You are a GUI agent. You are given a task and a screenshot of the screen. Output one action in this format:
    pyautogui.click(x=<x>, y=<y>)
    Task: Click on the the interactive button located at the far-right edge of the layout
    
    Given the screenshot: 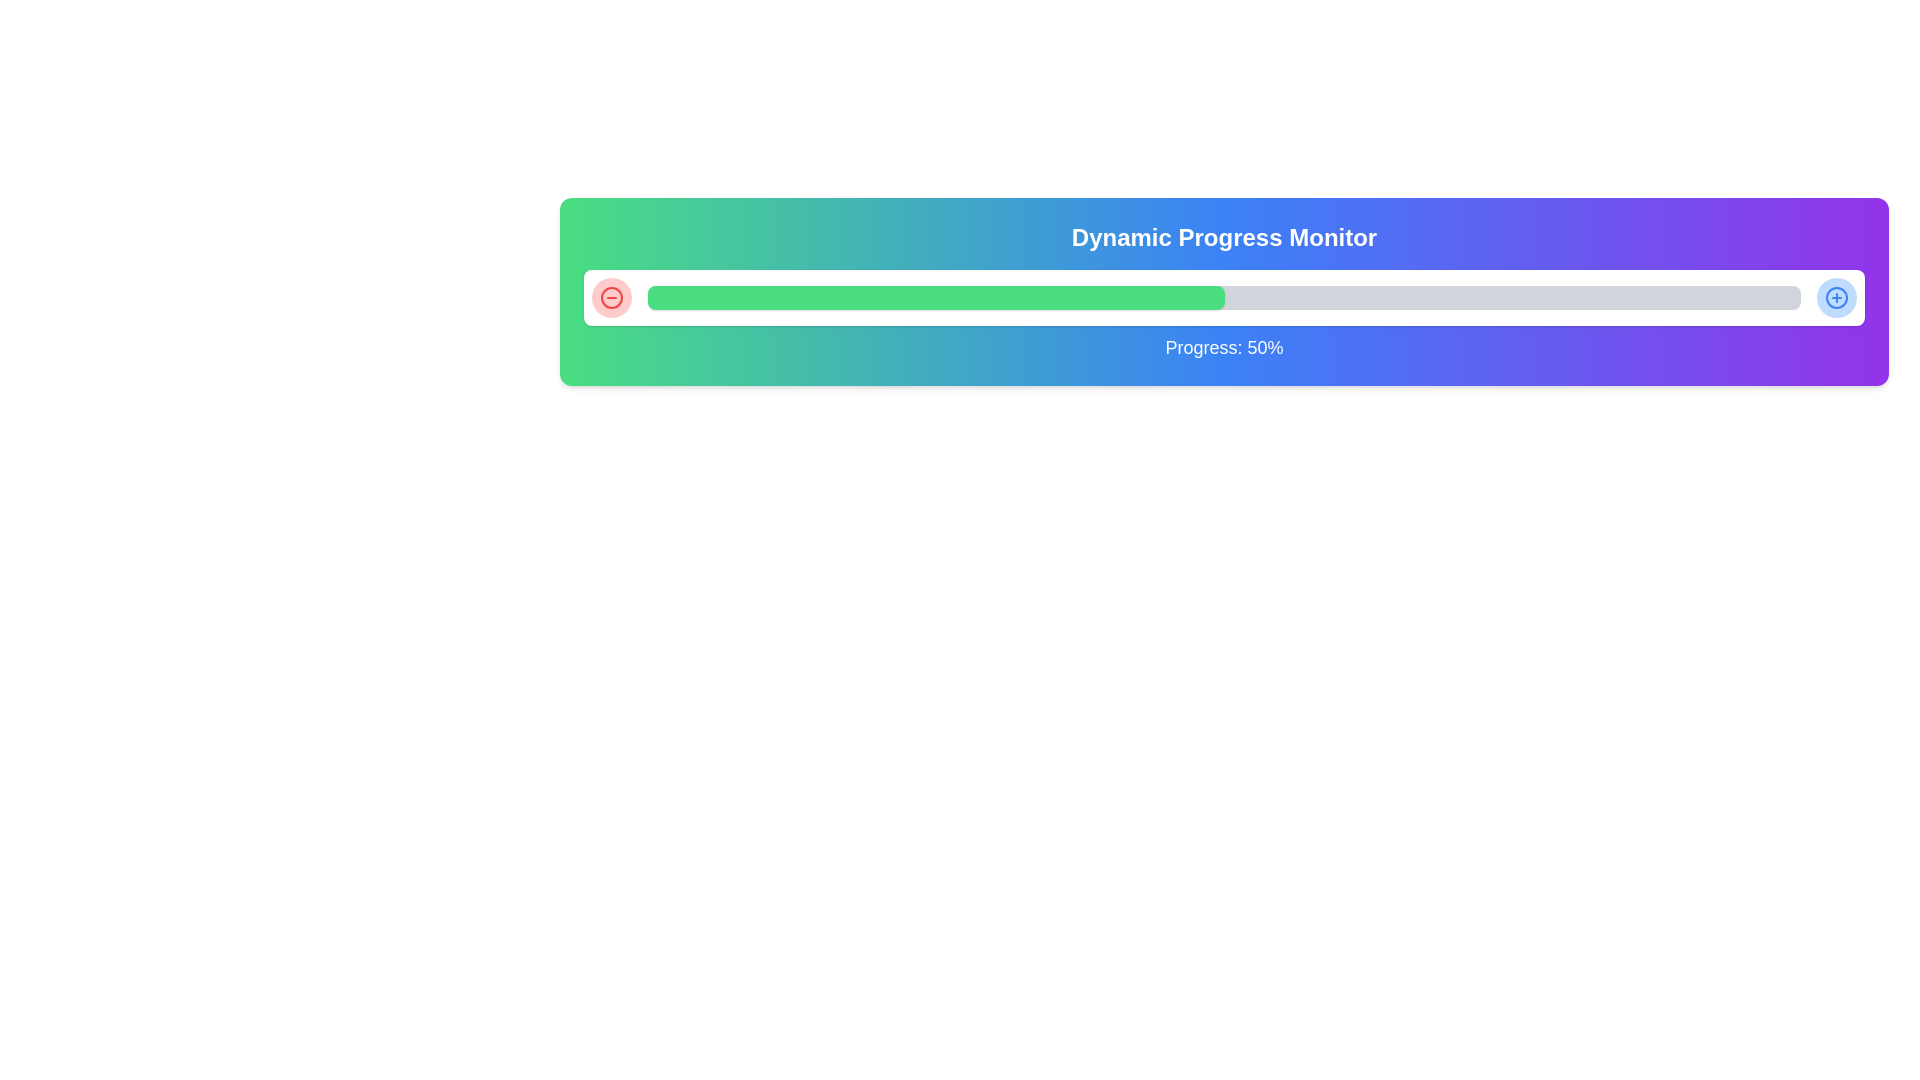 What is the action you would take?
    pyautogui.click(x=1837, y=297)
    